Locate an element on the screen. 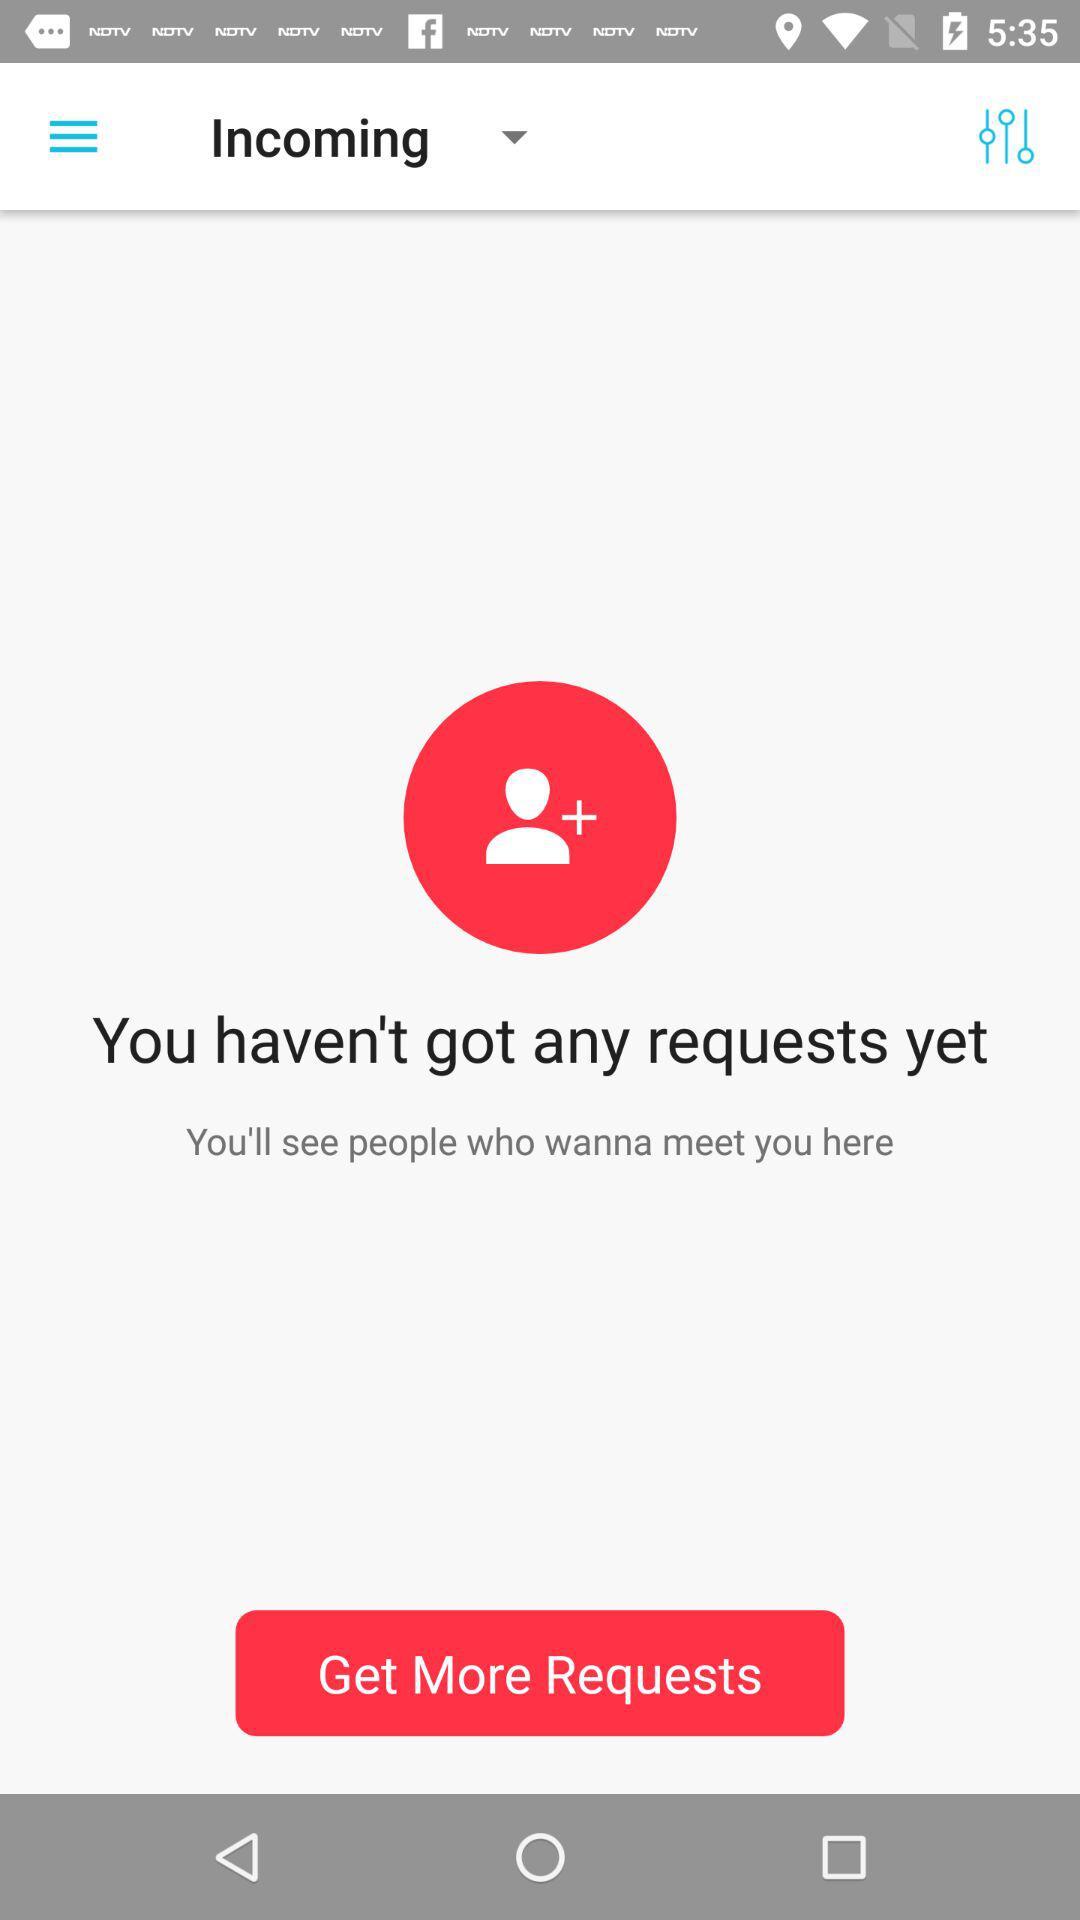 The image size is (1080, 1920). click for menu is located at coordinates (72, 135).